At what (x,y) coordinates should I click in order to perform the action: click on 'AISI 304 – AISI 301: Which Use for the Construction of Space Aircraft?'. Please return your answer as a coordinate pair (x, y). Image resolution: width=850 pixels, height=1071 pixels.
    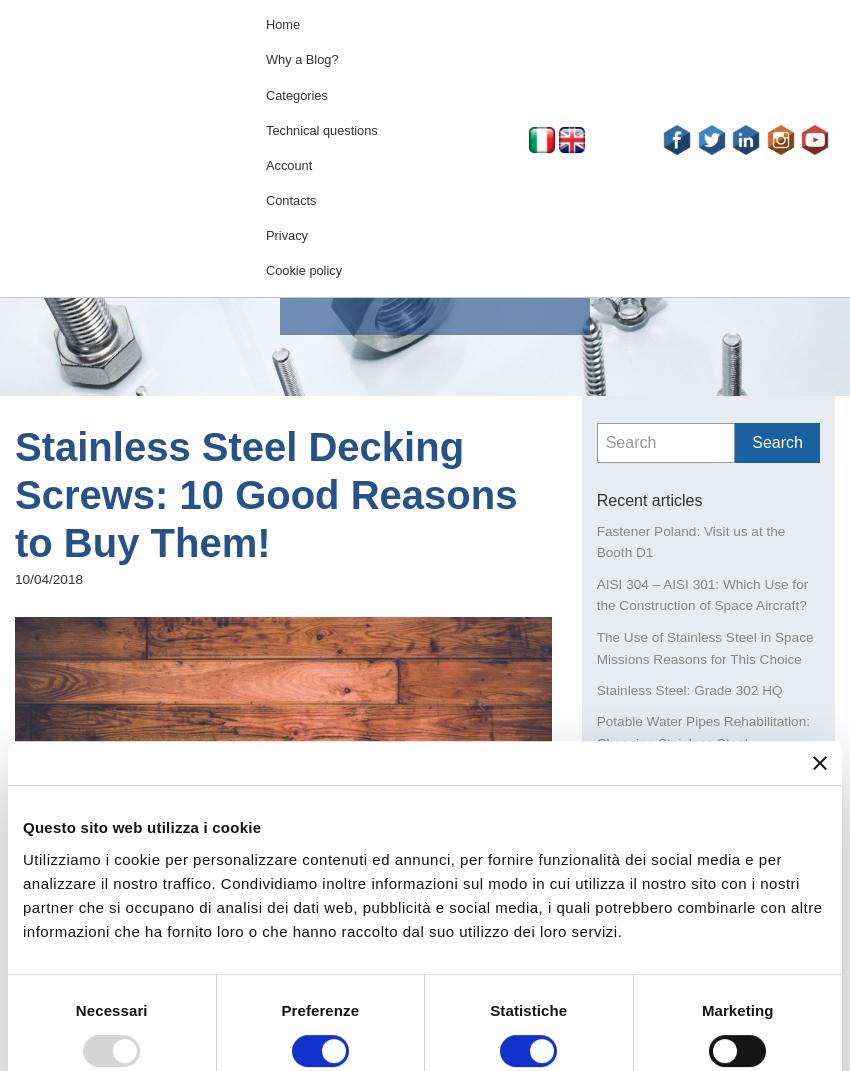
    Looking at the image, I should click on (701, 594).